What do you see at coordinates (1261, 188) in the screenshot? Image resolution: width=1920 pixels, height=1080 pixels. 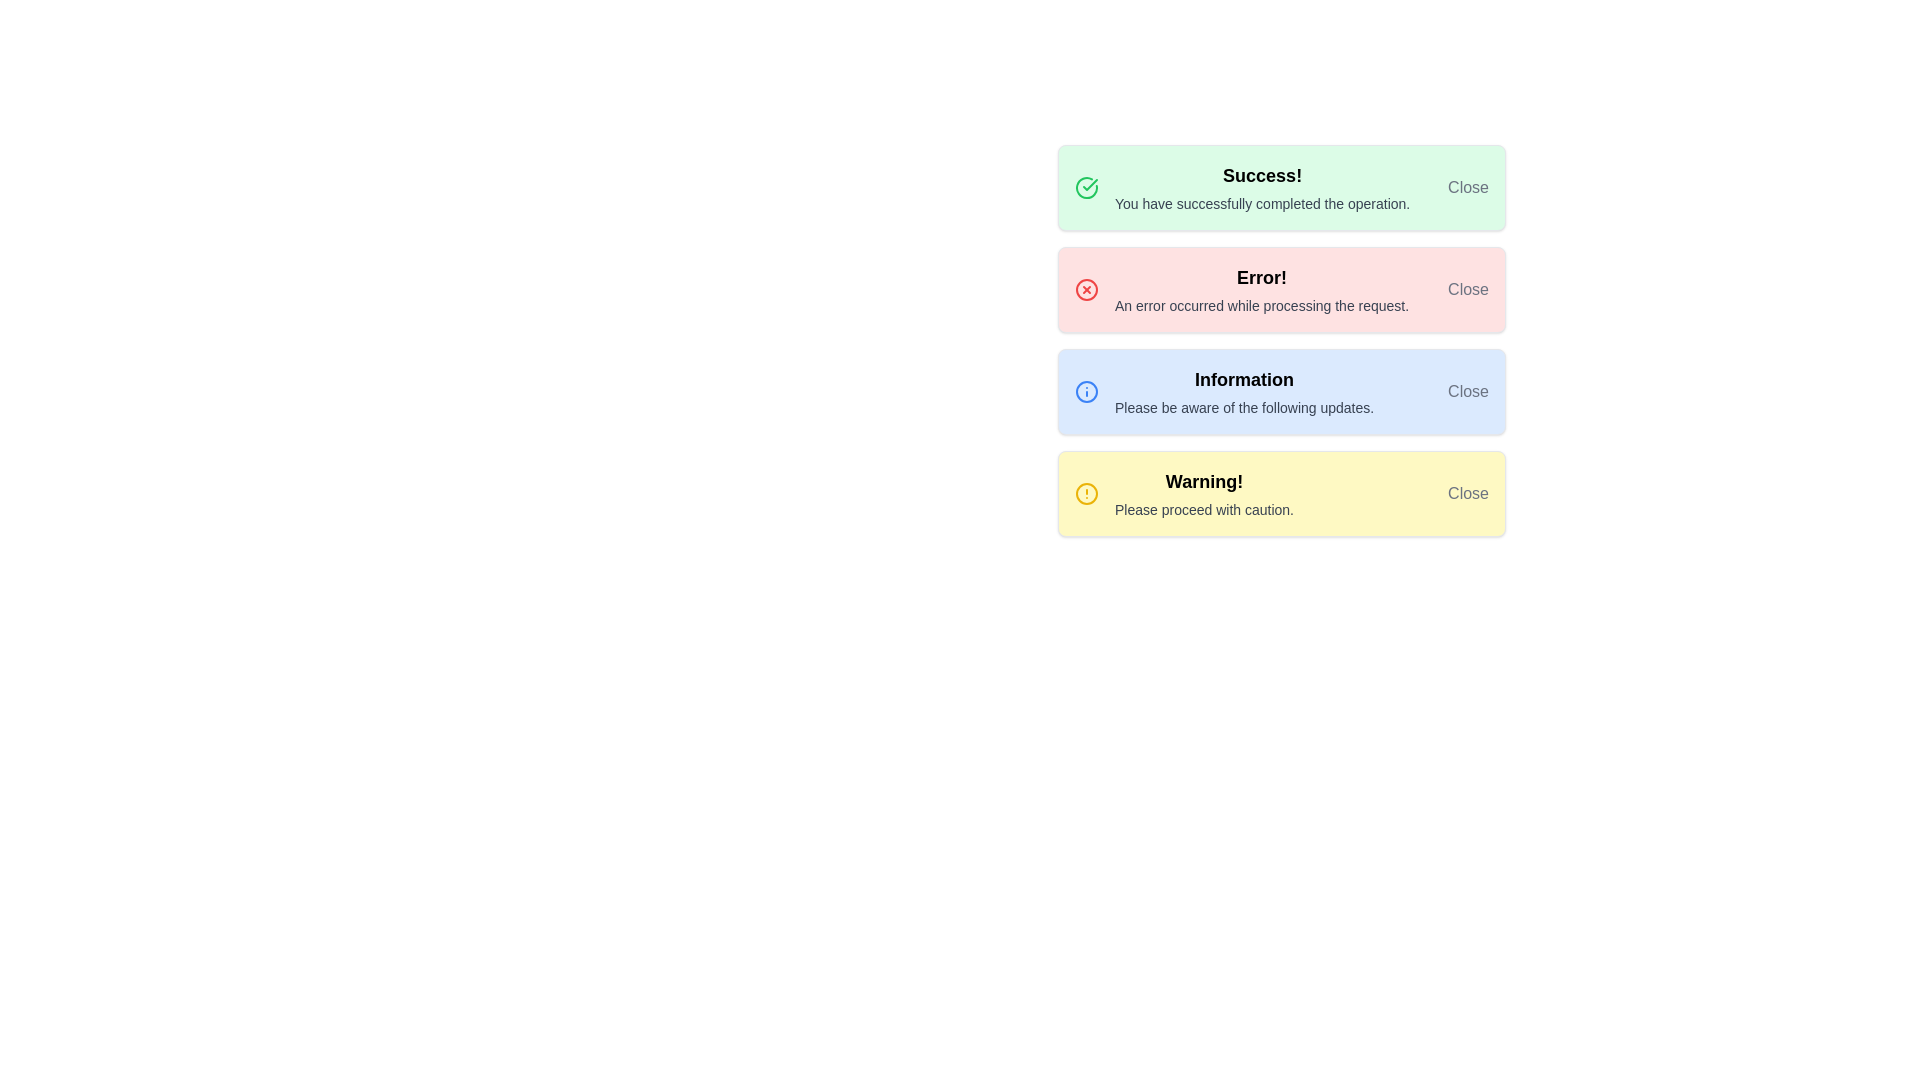 I see `the textual notification message that displays 'Success!' and 'You have successfully completed the operation.'` at bounding box center [1261, 188].